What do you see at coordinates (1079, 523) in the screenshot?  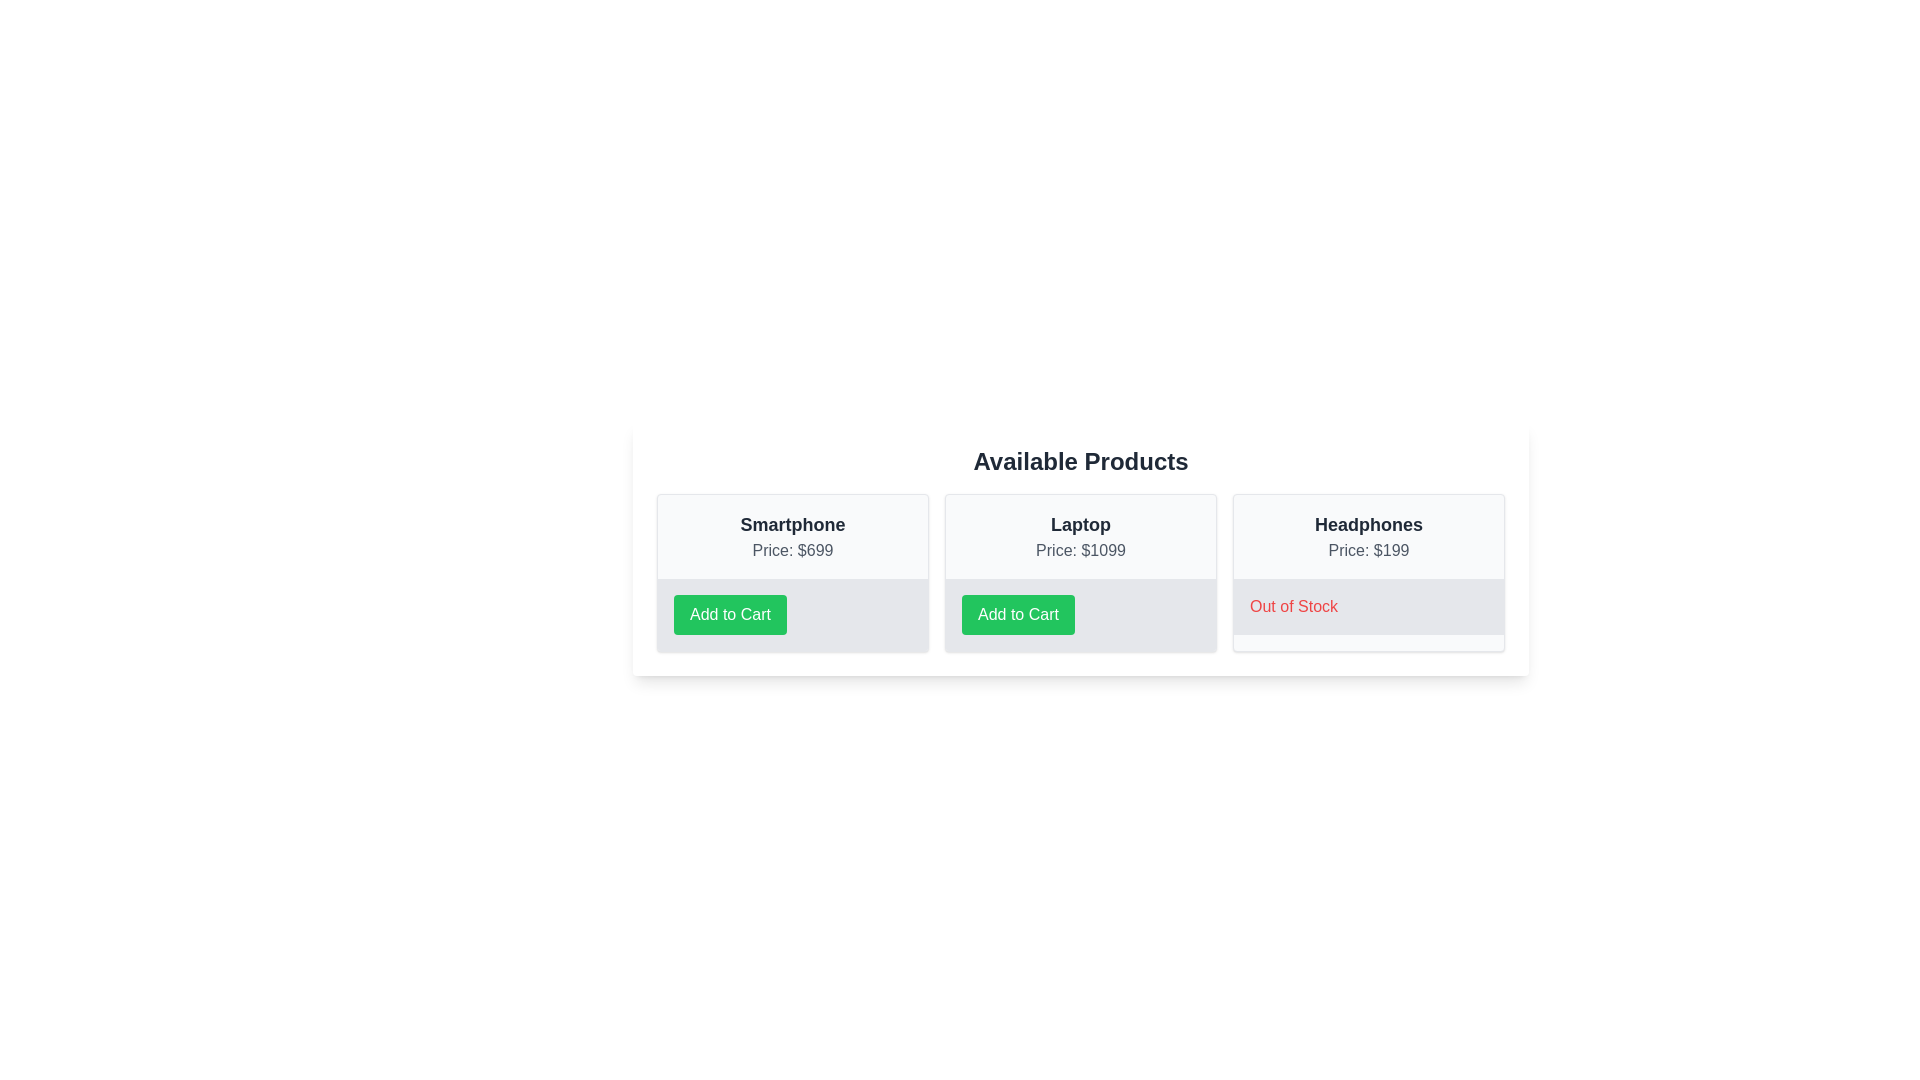 I see `the 'Laptop' text label, which serves as the title of the product and is located in the middle product card of the product list section` at bounding box center [1079, 523].